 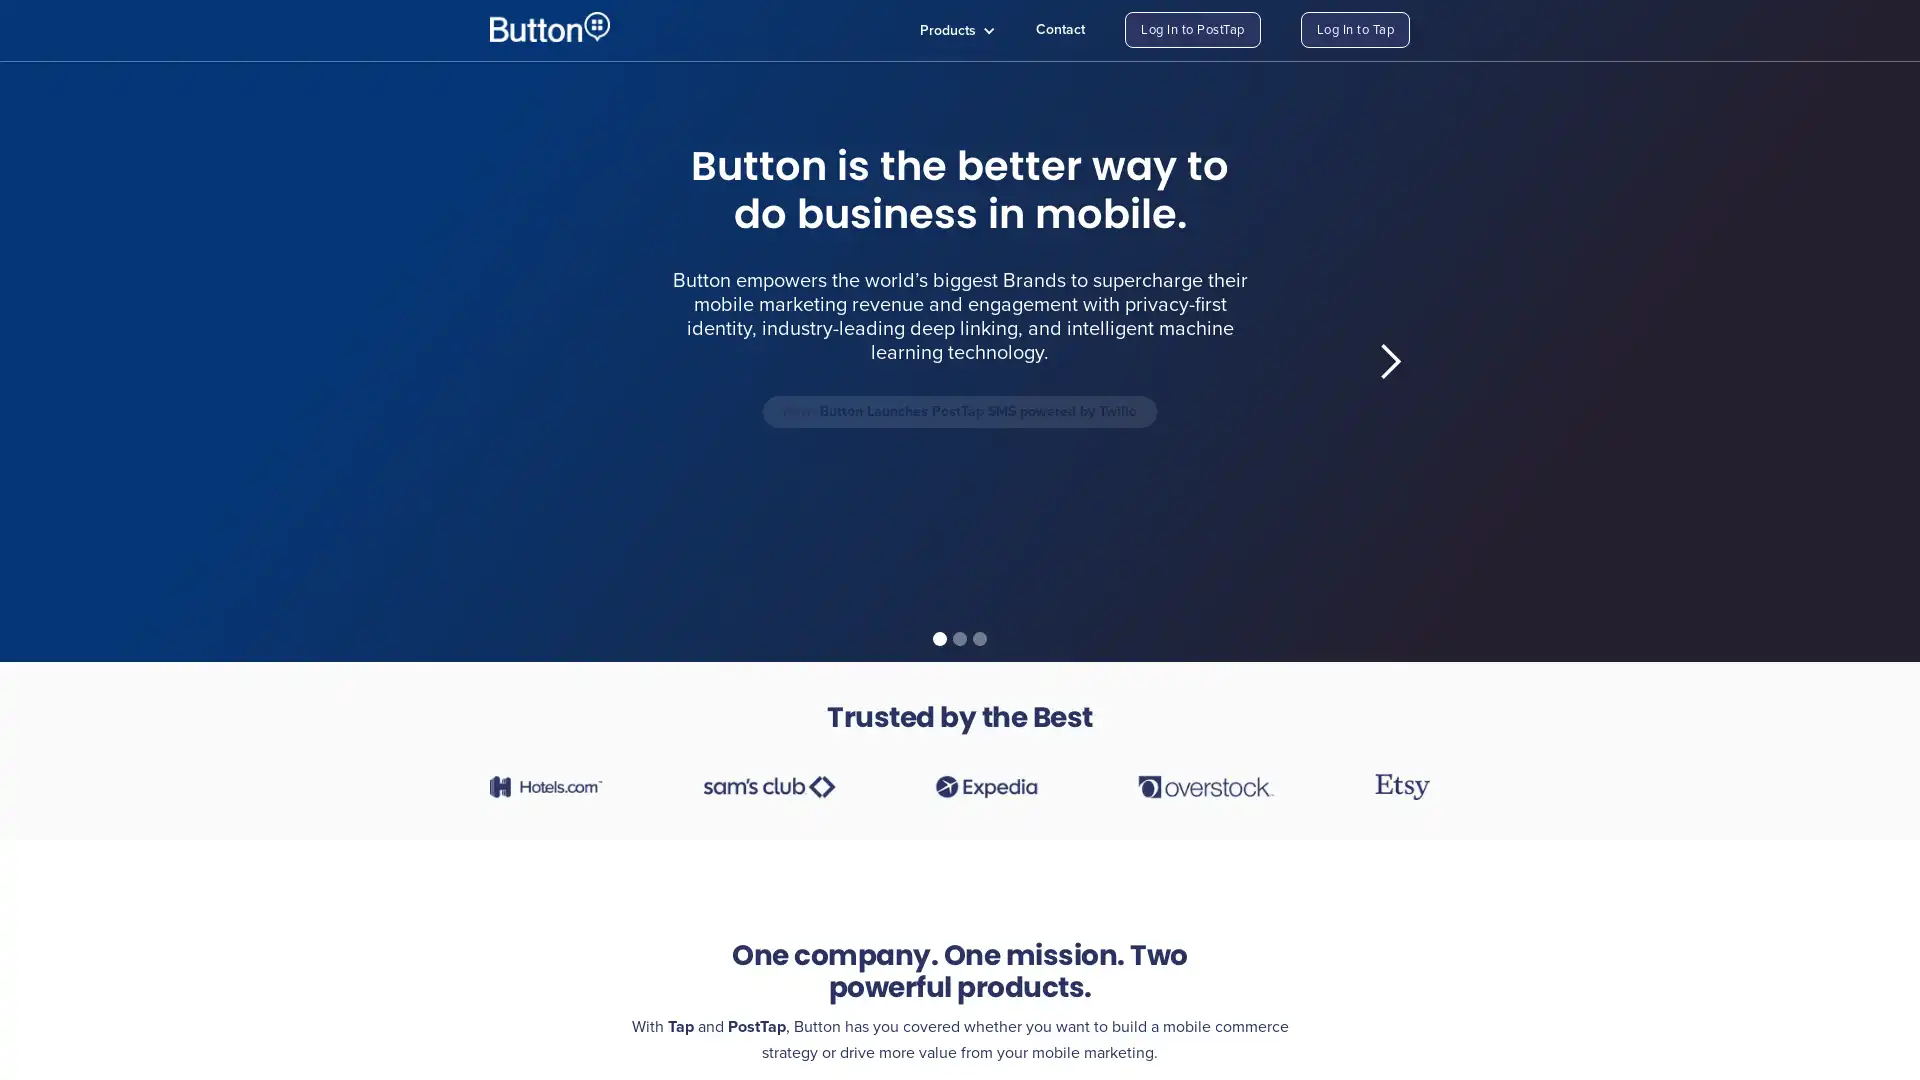 What do you see at coordinates (960, 639) in the screenshot?
I see `Show slide 2 of 3` at bounding box center [960, 639].